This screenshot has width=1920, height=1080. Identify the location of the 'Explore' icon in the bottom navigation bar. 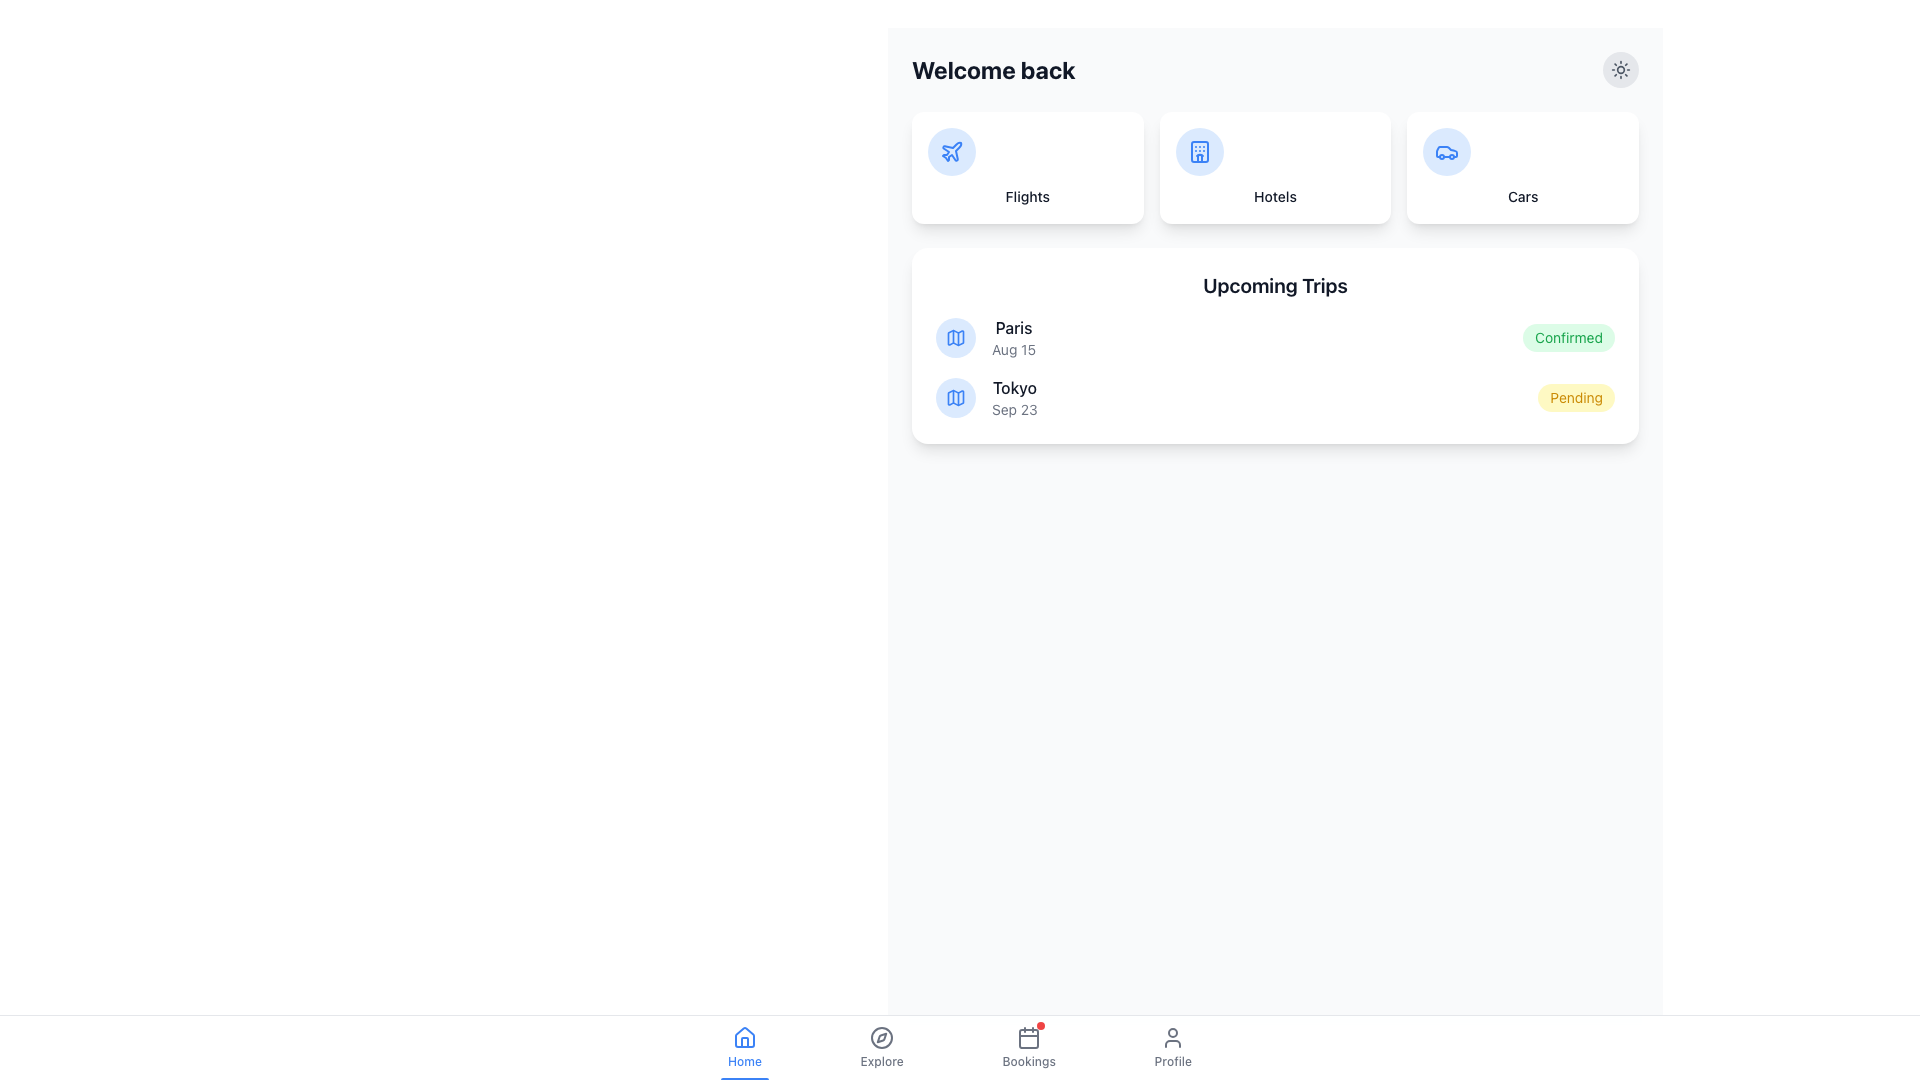
(881, 1036).